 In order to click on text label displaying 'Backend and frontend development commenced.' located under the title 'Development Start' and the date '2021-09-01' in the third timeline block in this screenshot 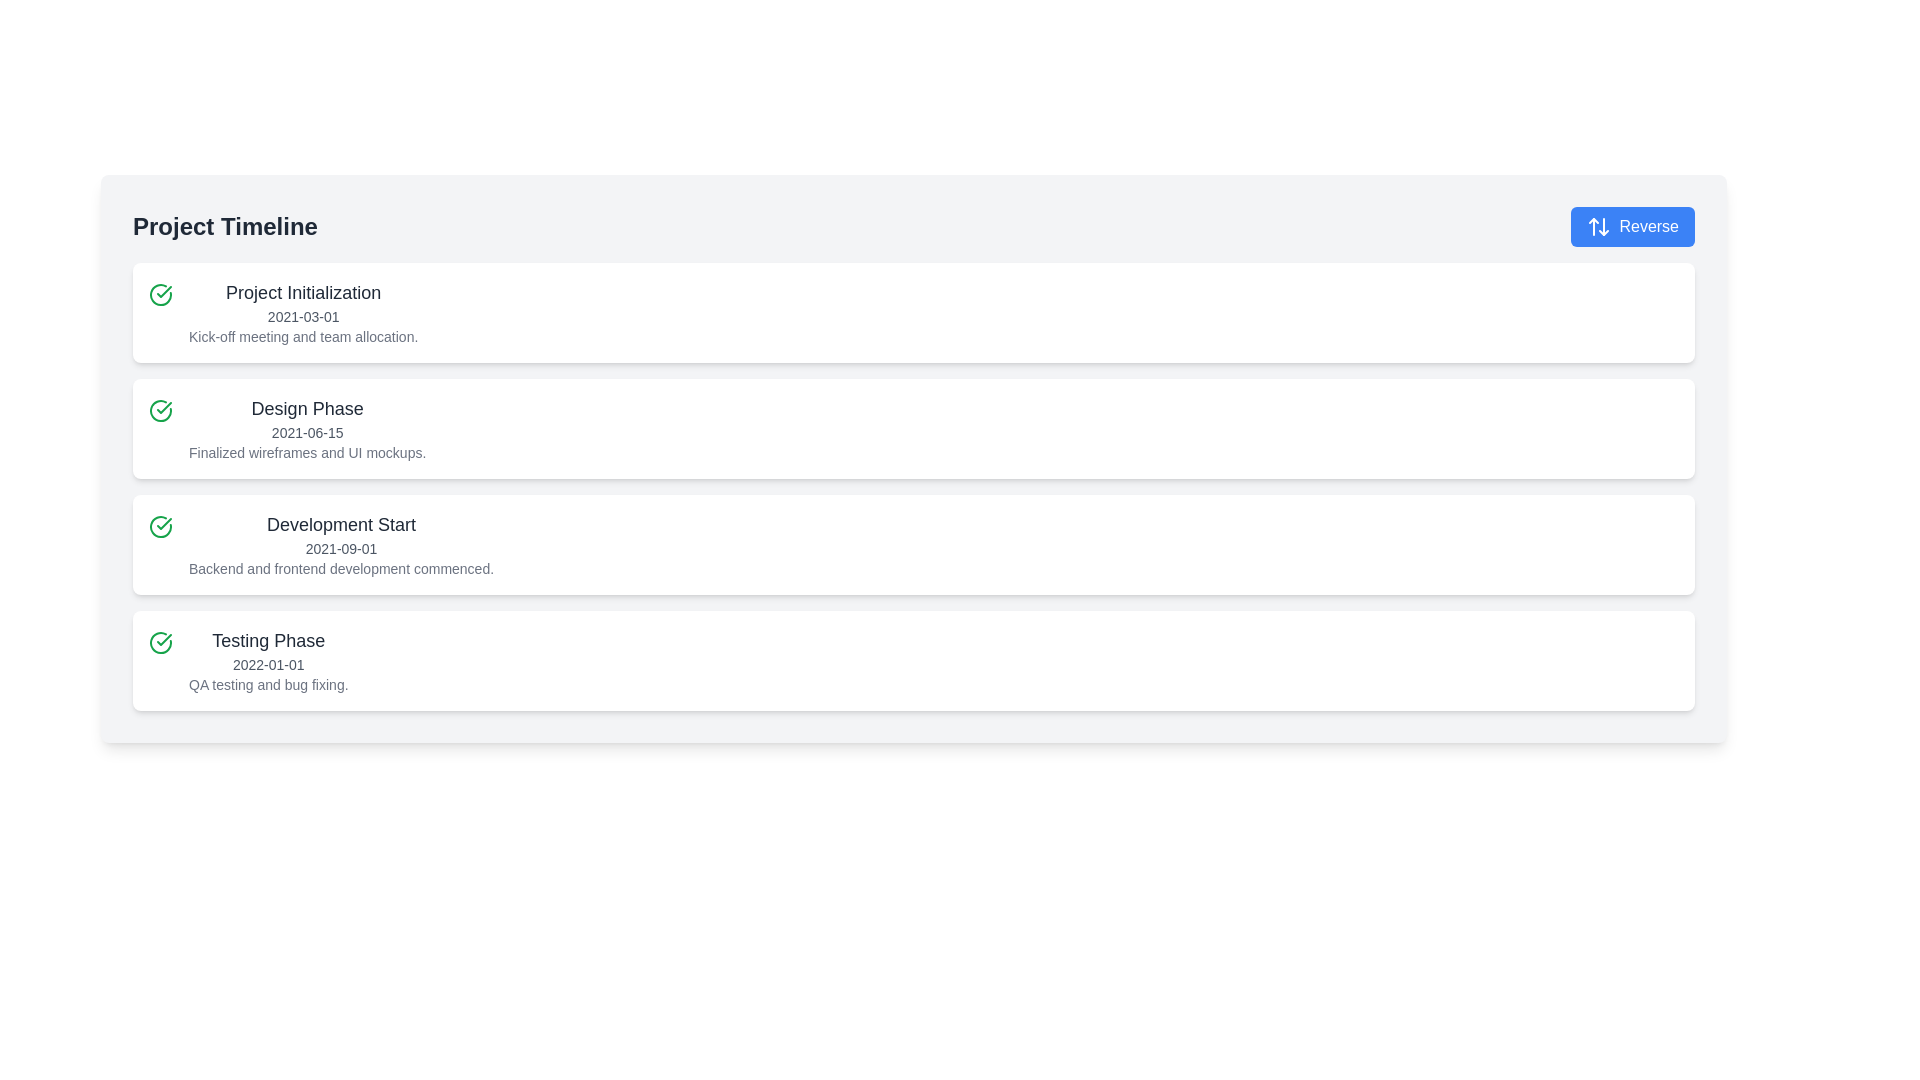, I will do `click(341, 569)`.